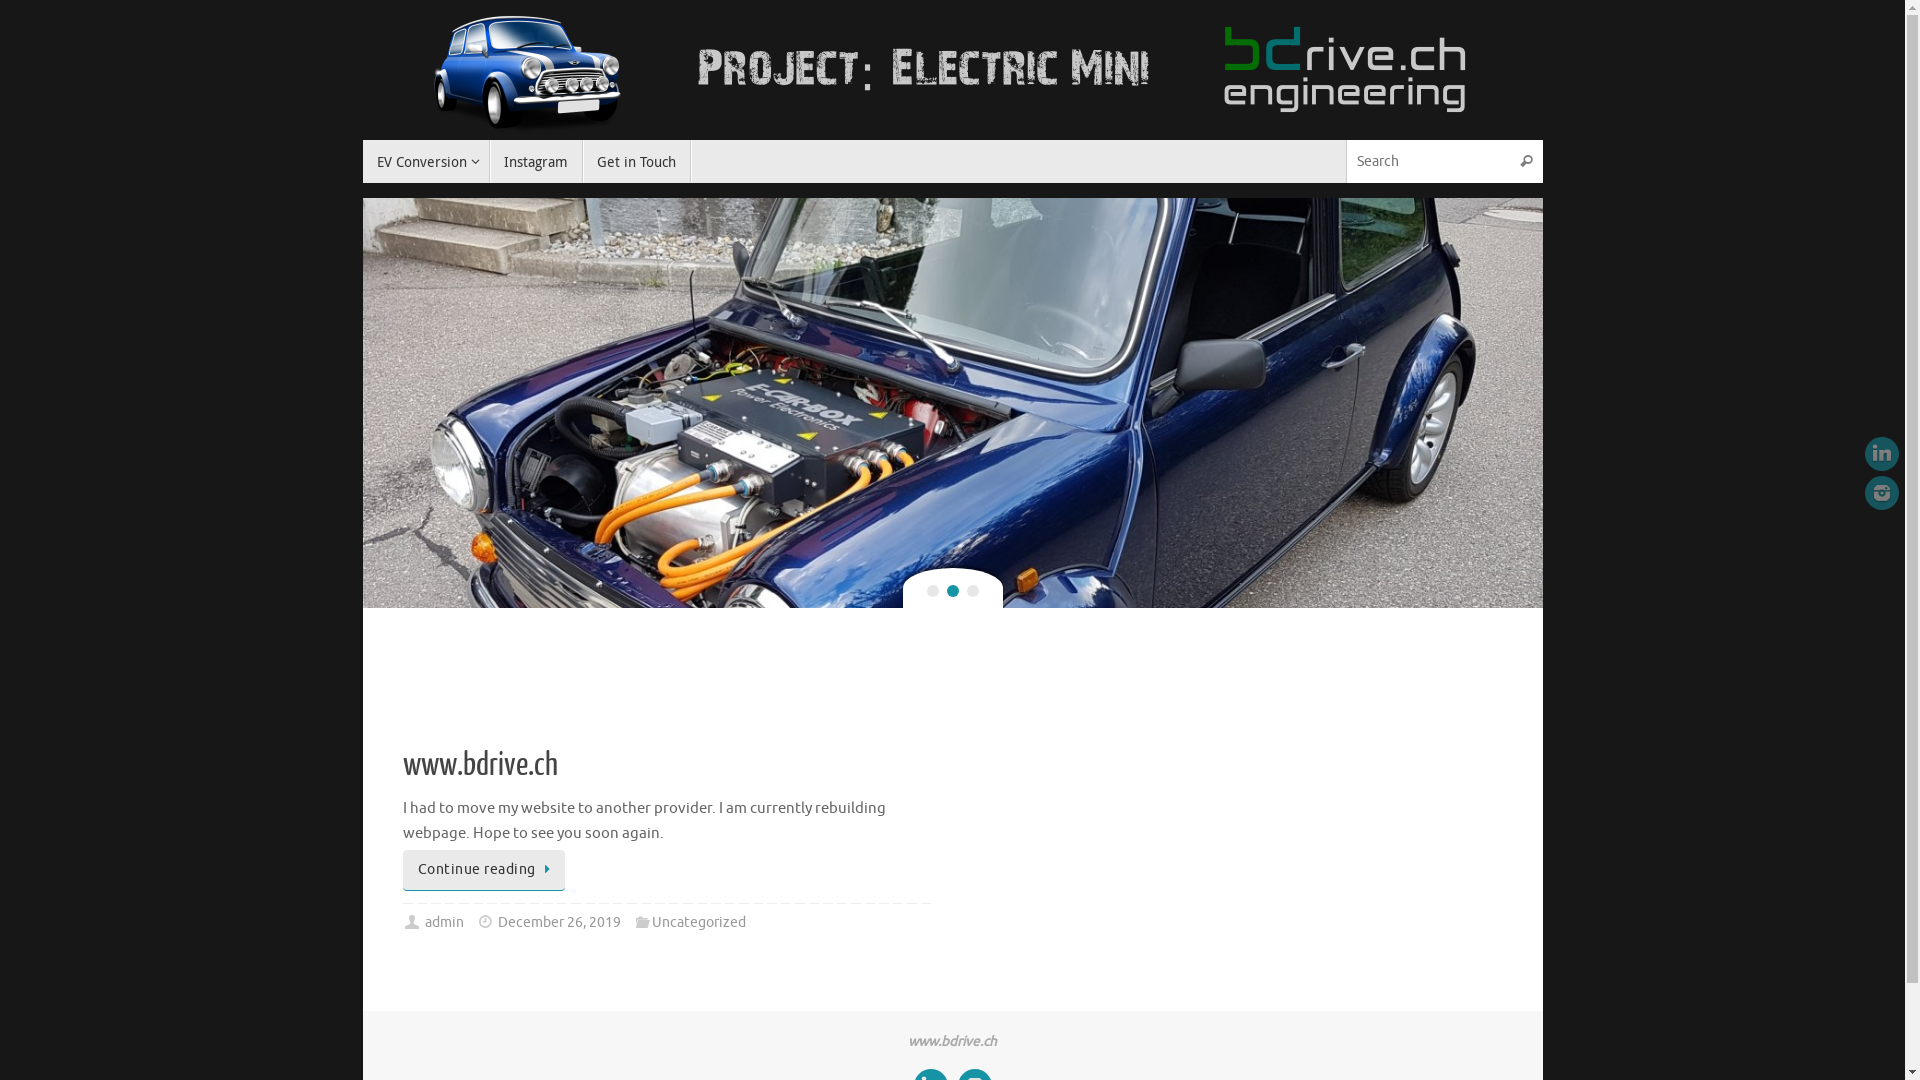 This screenshot has height=1080, width=1920. Describe the element at coordinates (950, 589) in the screenshot. I see `'2'` at that location.